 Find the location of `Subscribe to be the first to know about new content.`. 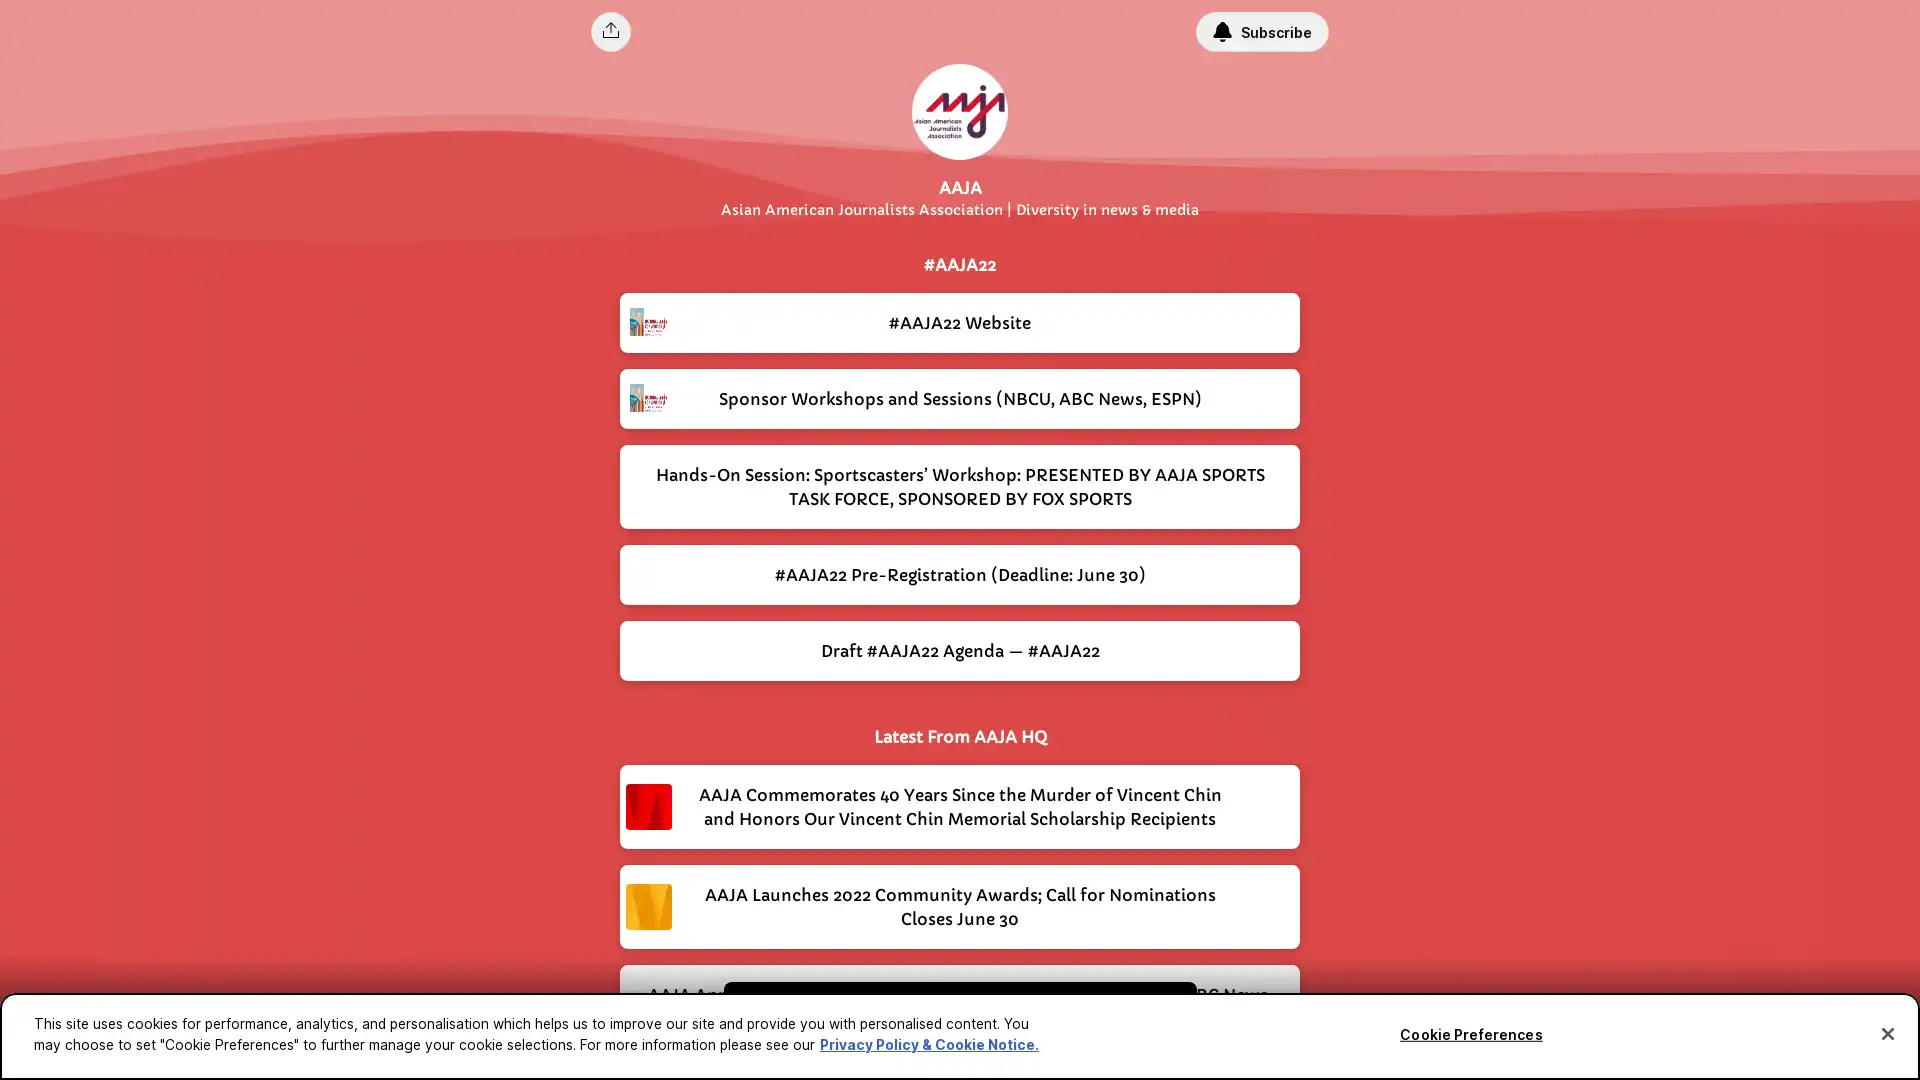

Subscribe to be the first to know about new content. is located at coordinates (945, 1018).